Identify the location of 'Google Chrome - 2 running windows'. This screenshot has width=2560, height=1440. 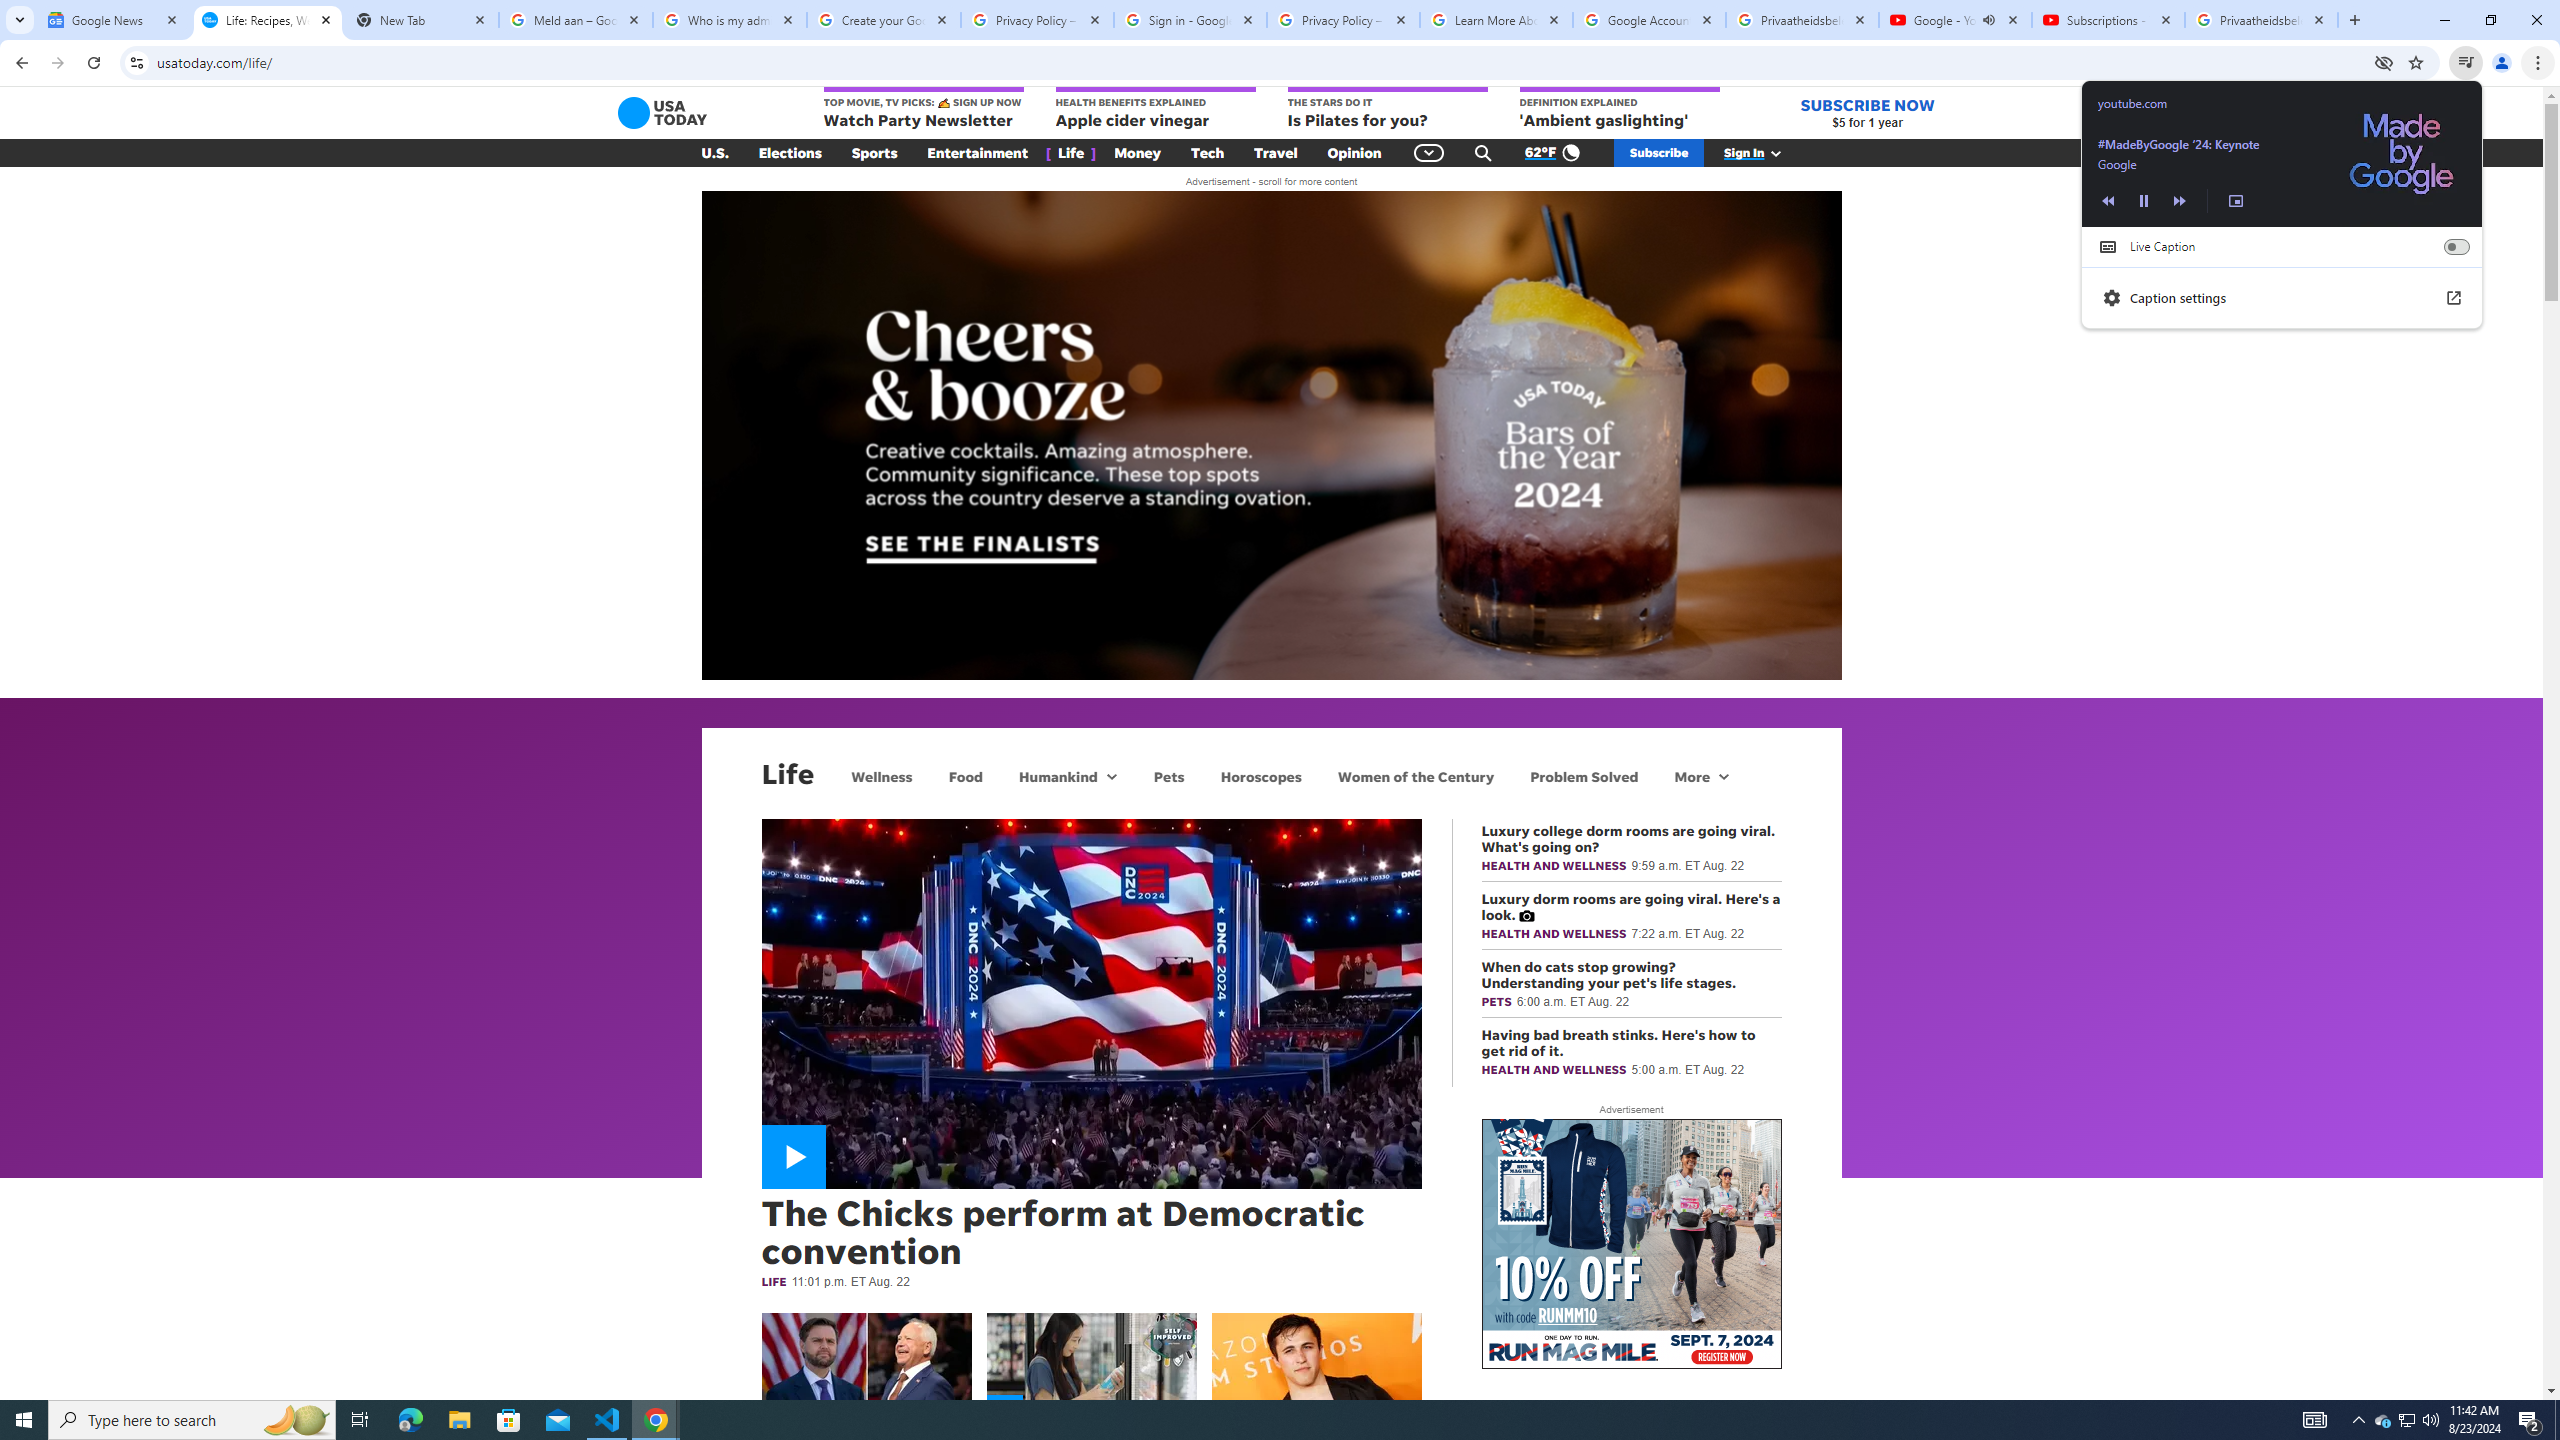
(656, 1418).